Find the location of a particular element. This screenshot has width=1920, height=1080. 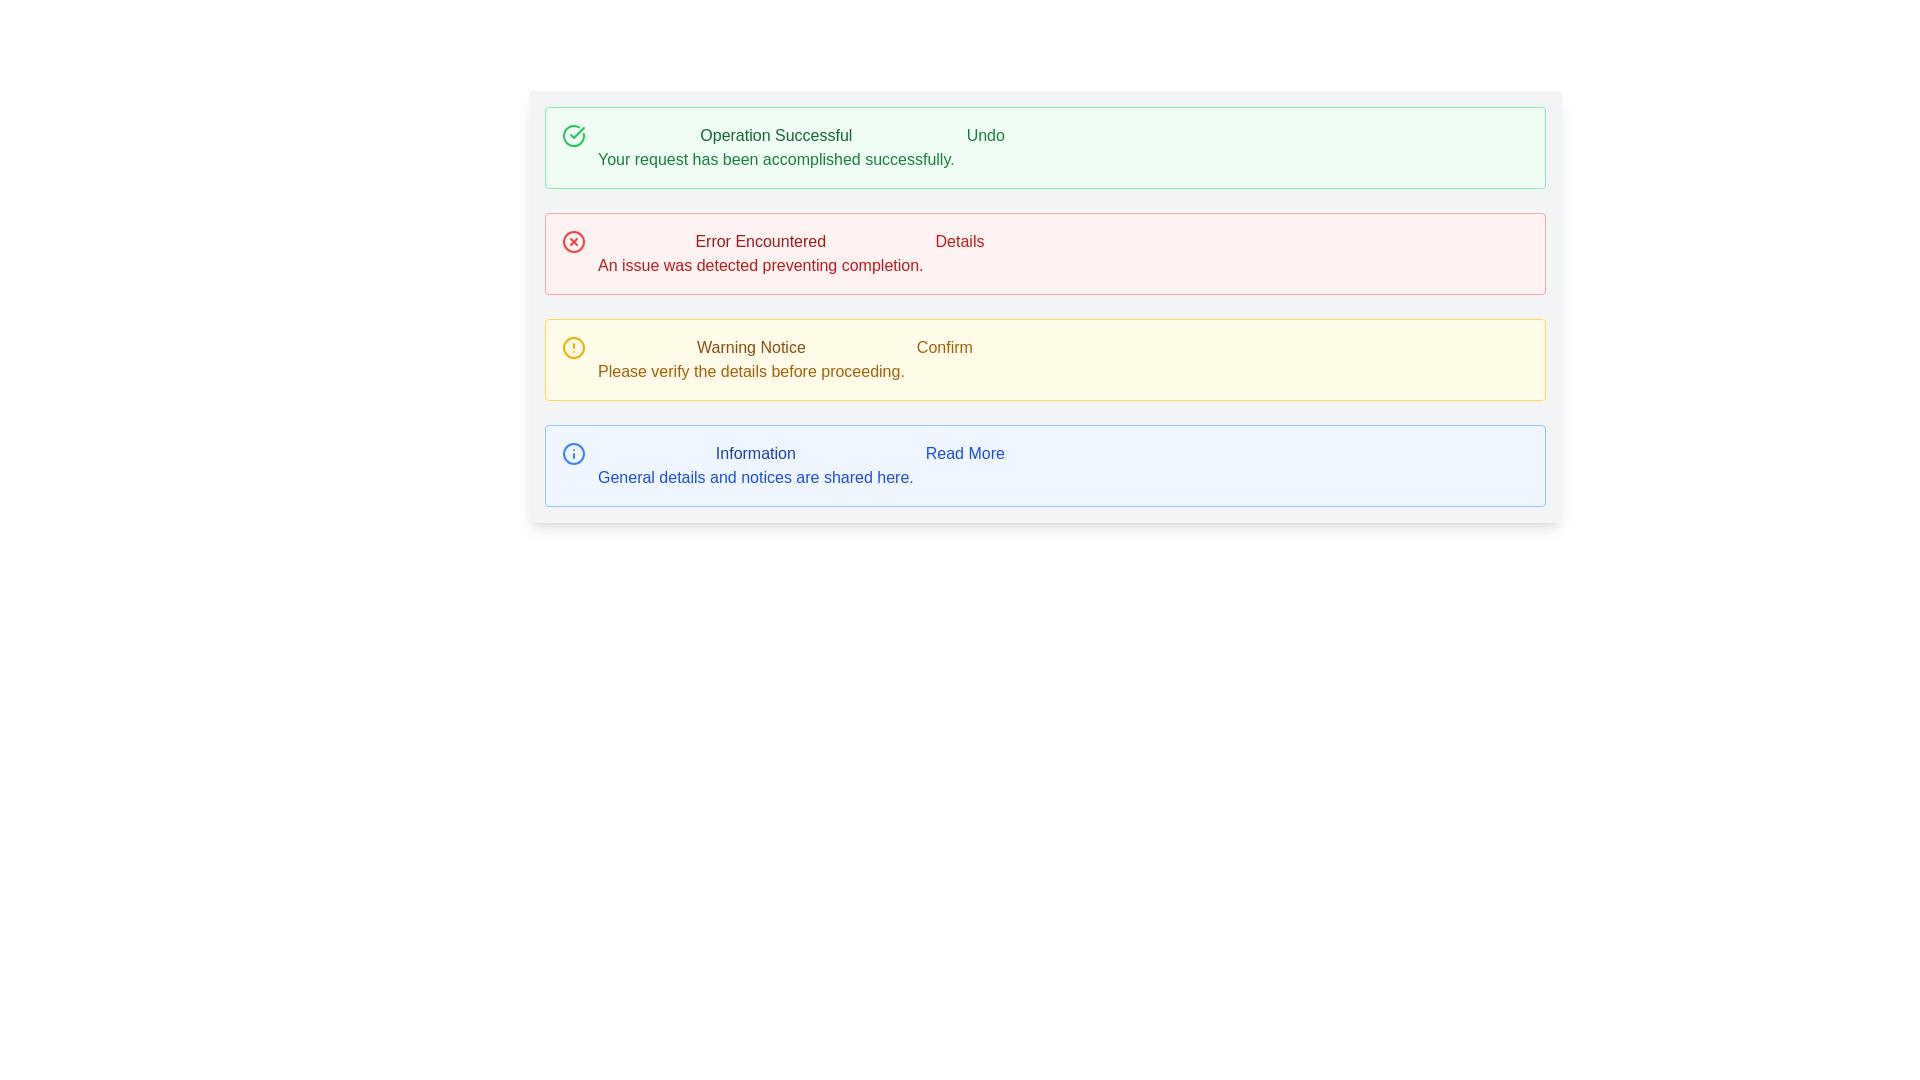

the 'Details' hyperlink styled text label within the red notification box labeled 'Error Encountered' is located at coordinates (960, 241).